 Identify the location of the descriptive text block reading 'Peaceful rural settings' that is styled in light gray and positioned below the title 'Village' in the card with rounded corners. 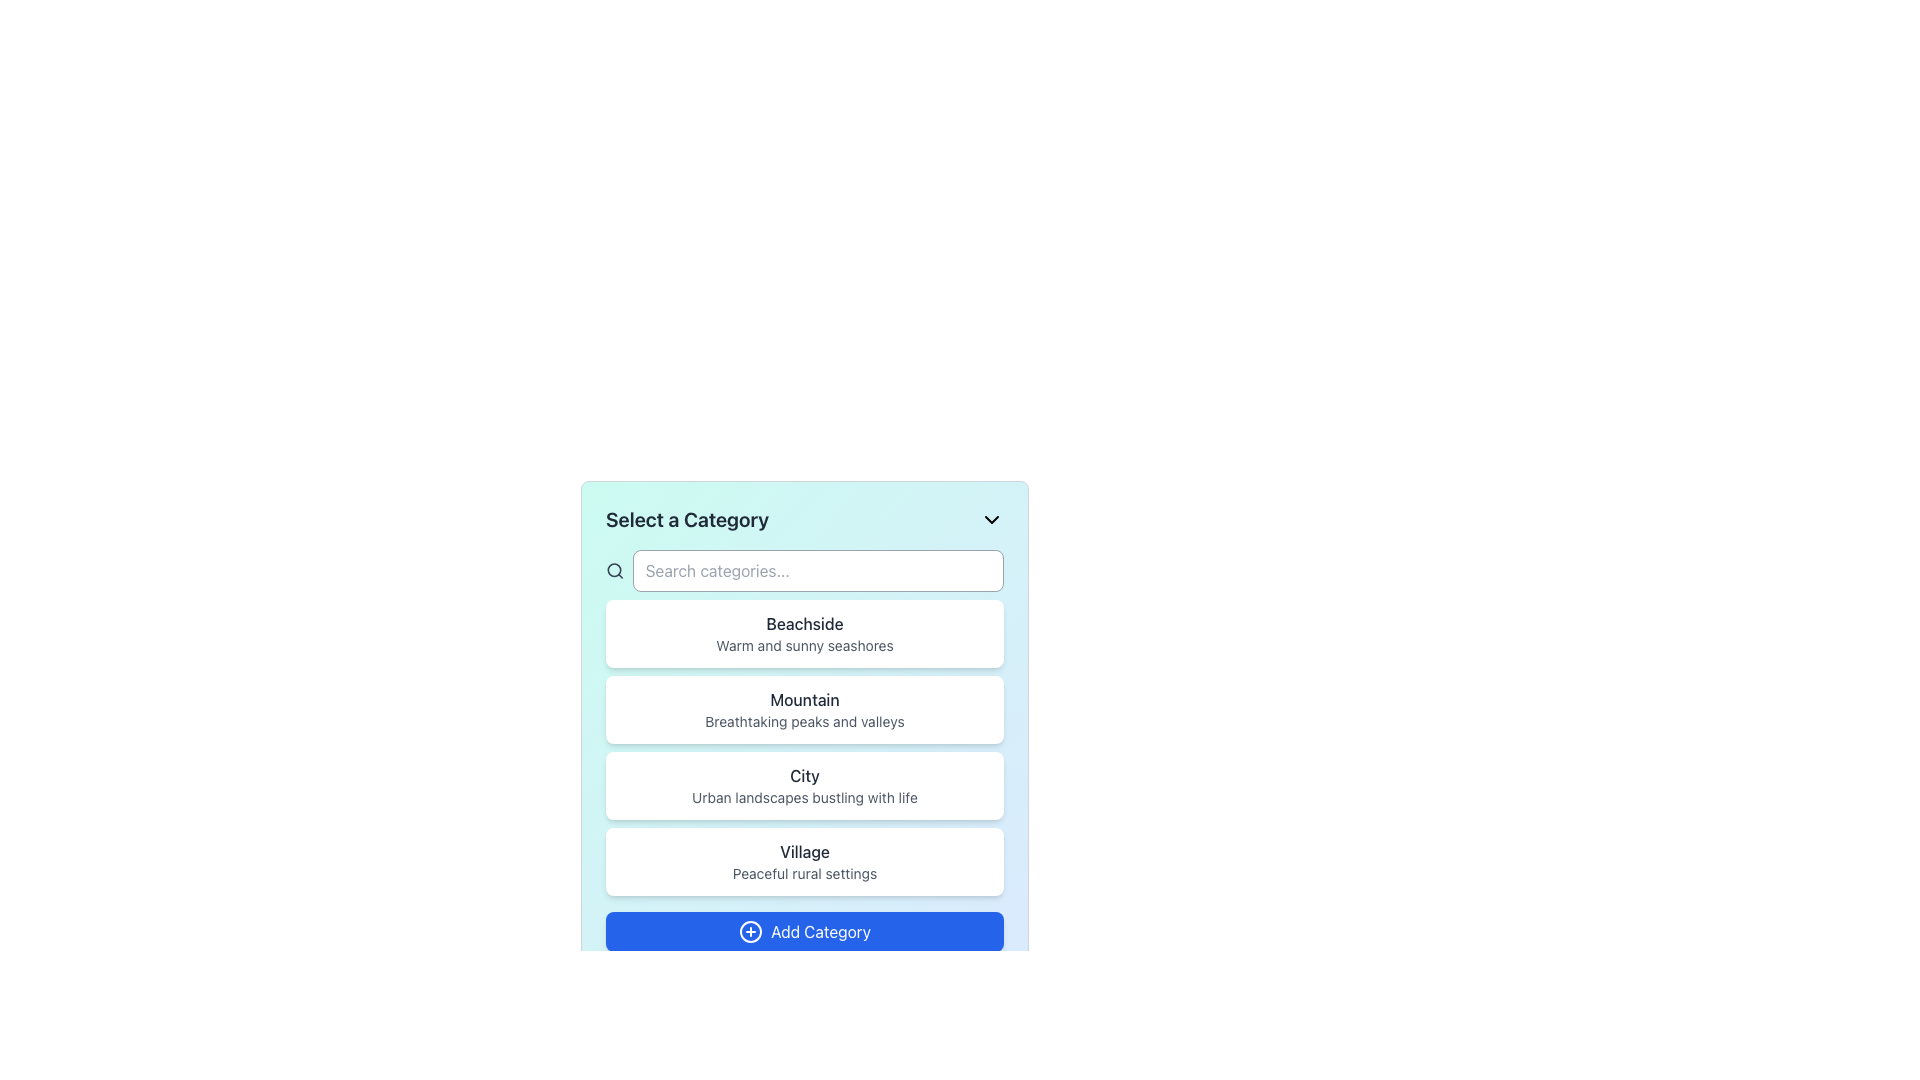
(805, 873).